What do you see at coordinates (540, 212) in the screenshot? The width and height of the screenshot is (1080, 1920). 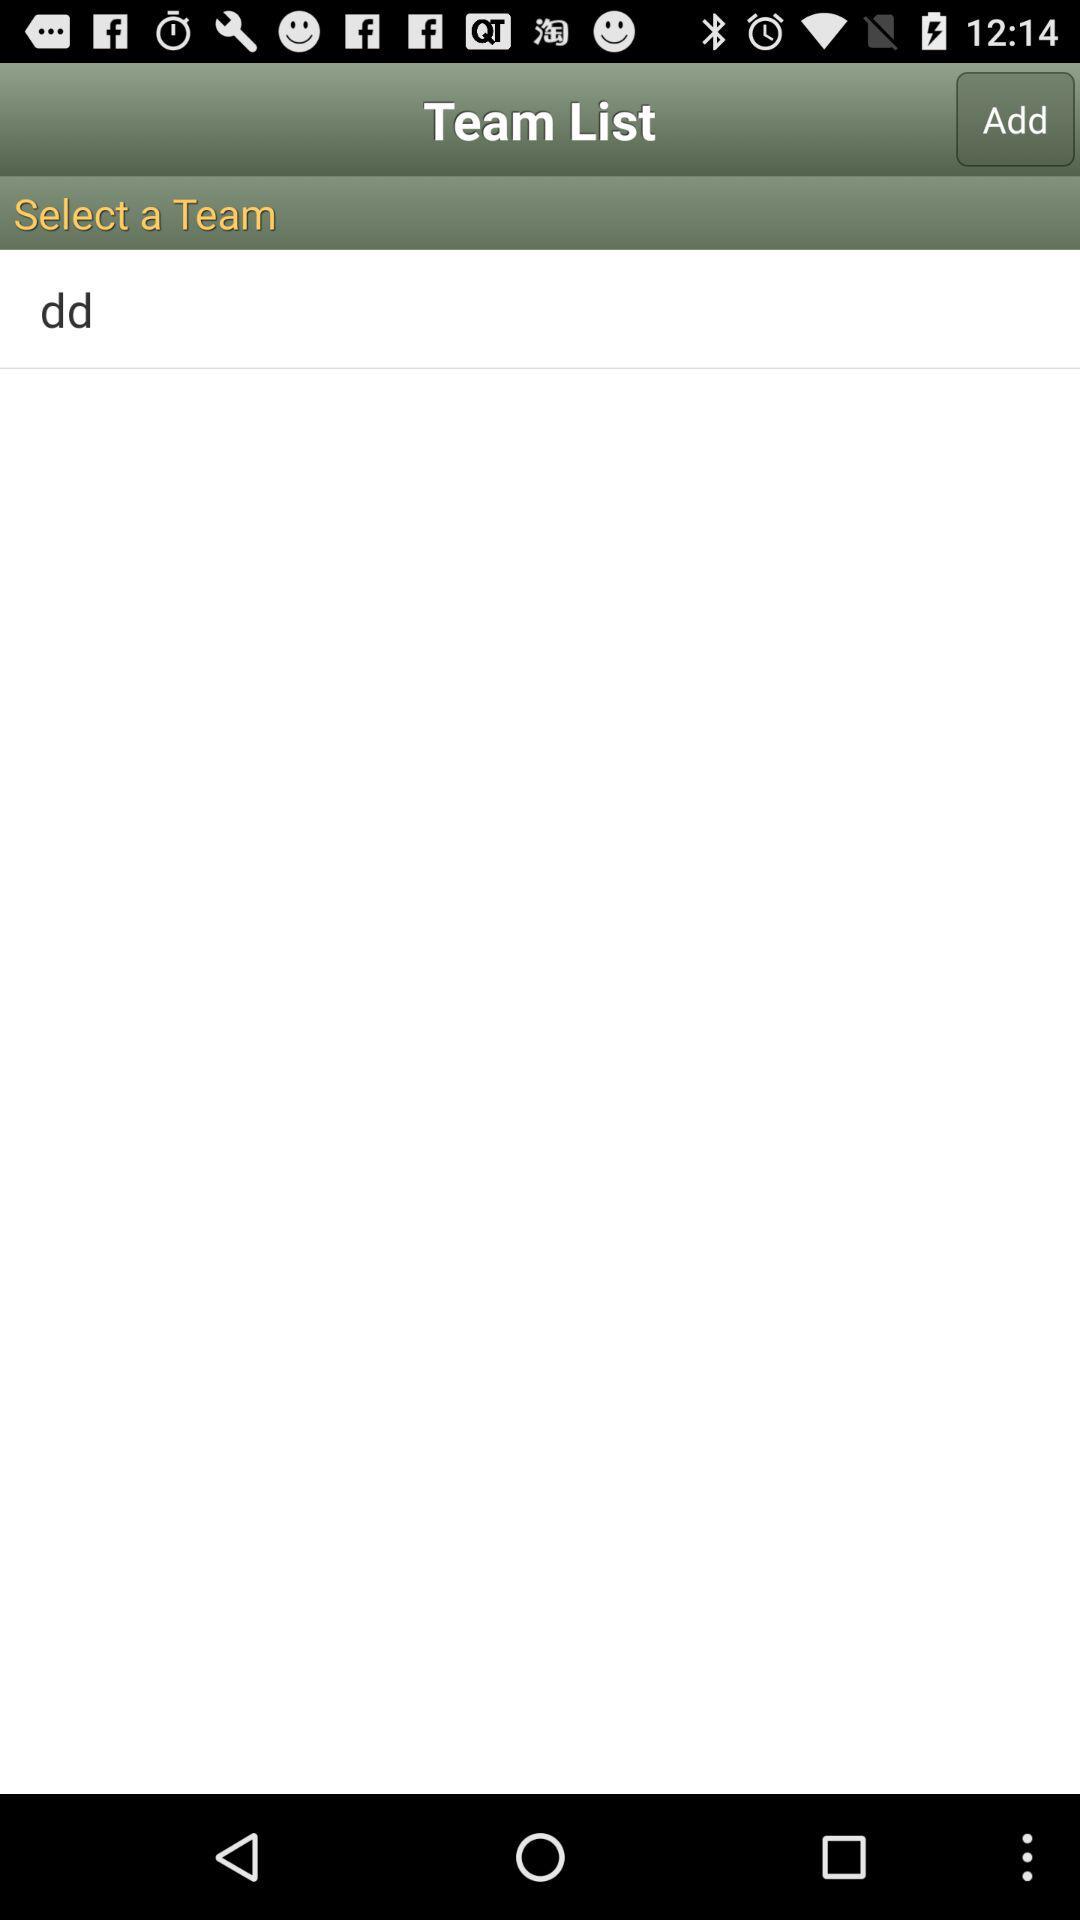 I see `the select a team icon` at bounding box center [540, 212].